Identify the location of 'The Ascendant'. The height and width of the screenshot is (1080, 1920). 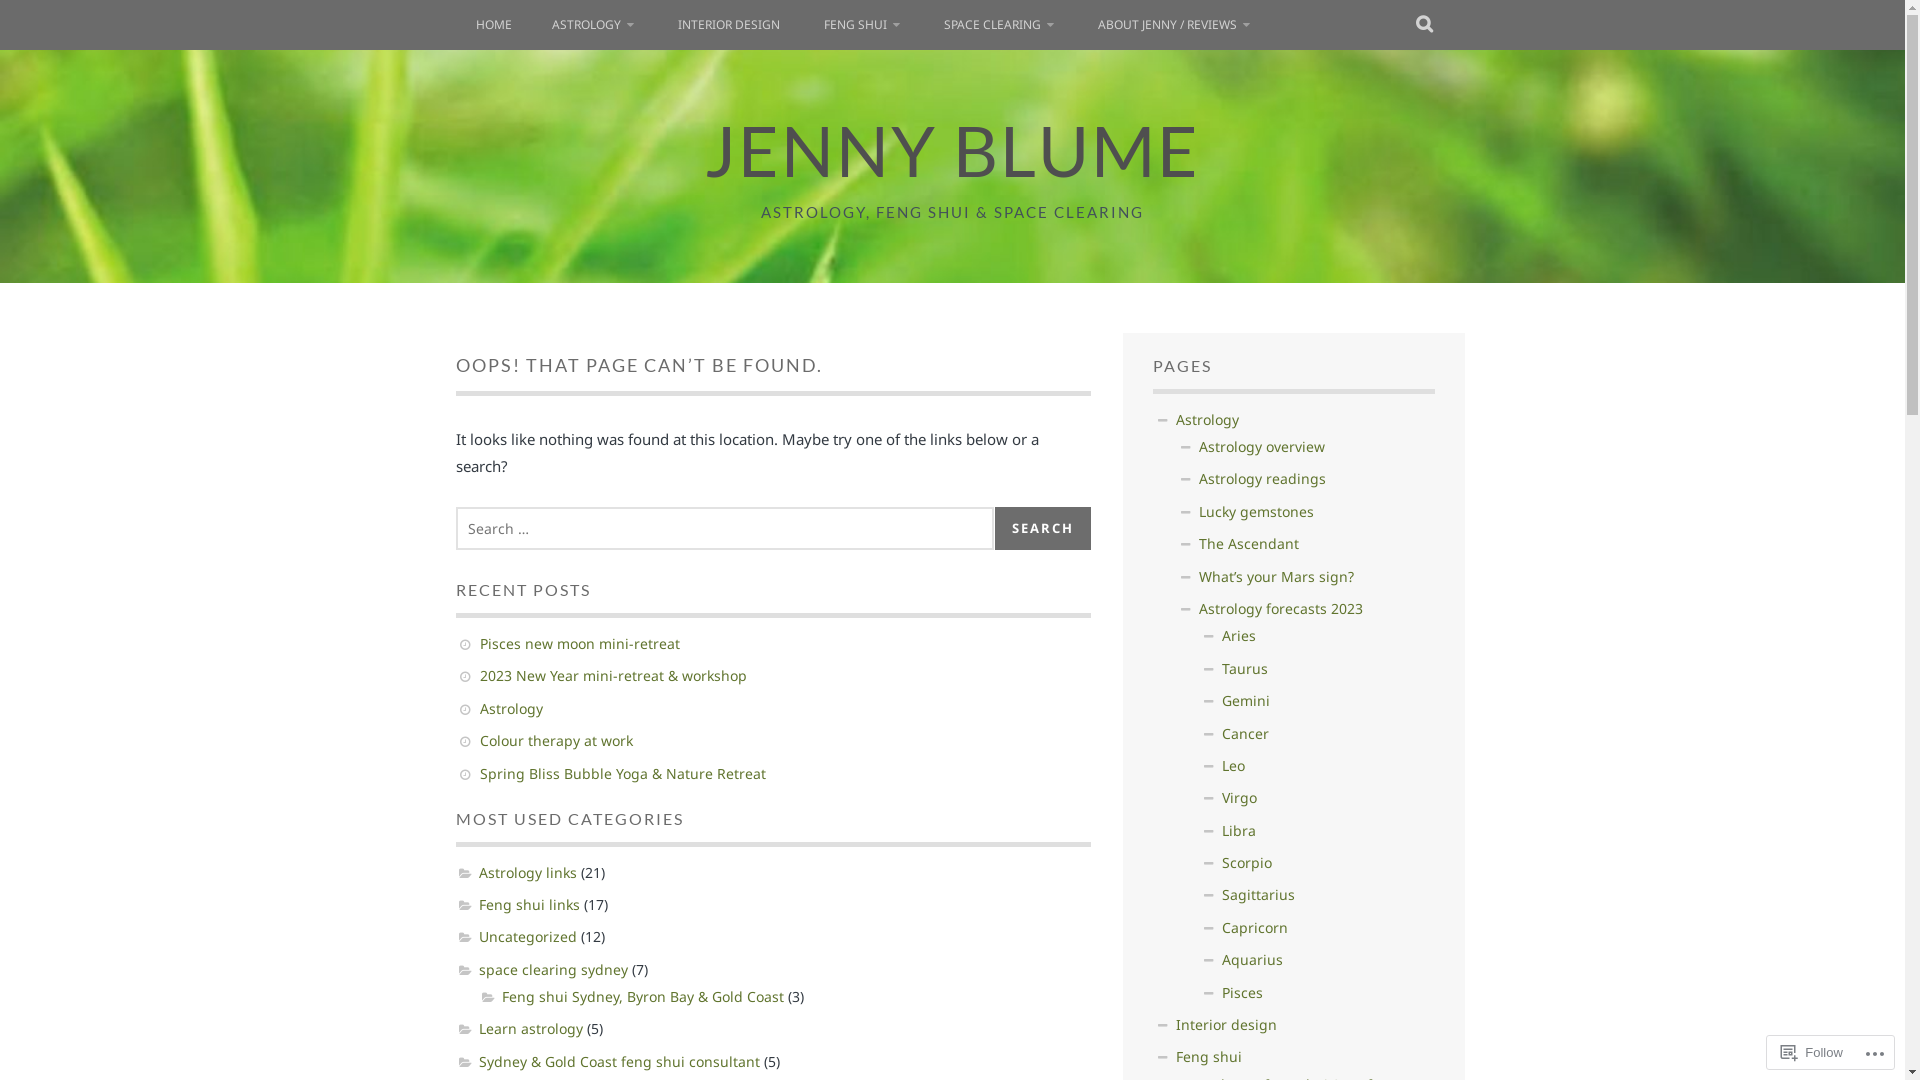
(1247, 543).